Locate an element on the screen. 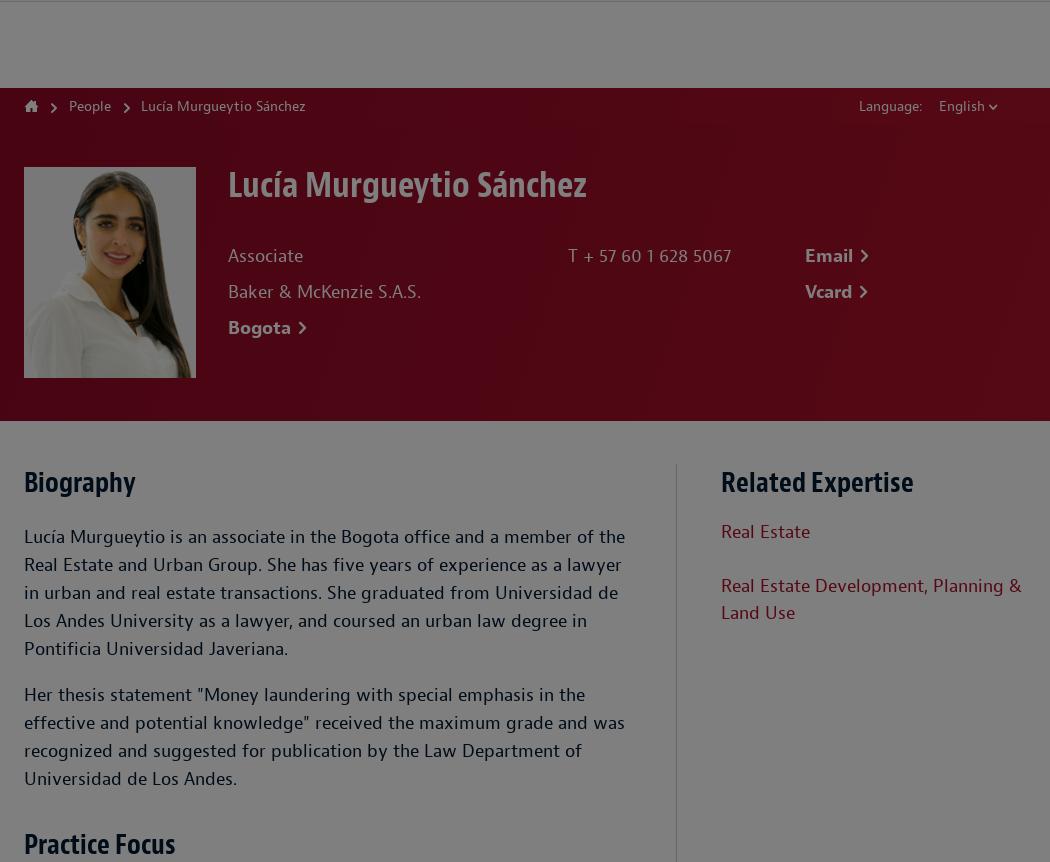 The height and width of the screenshot is (862, 1050). 'Baker & McKenzie S.A.S.' is located at coordinates (324, 292).